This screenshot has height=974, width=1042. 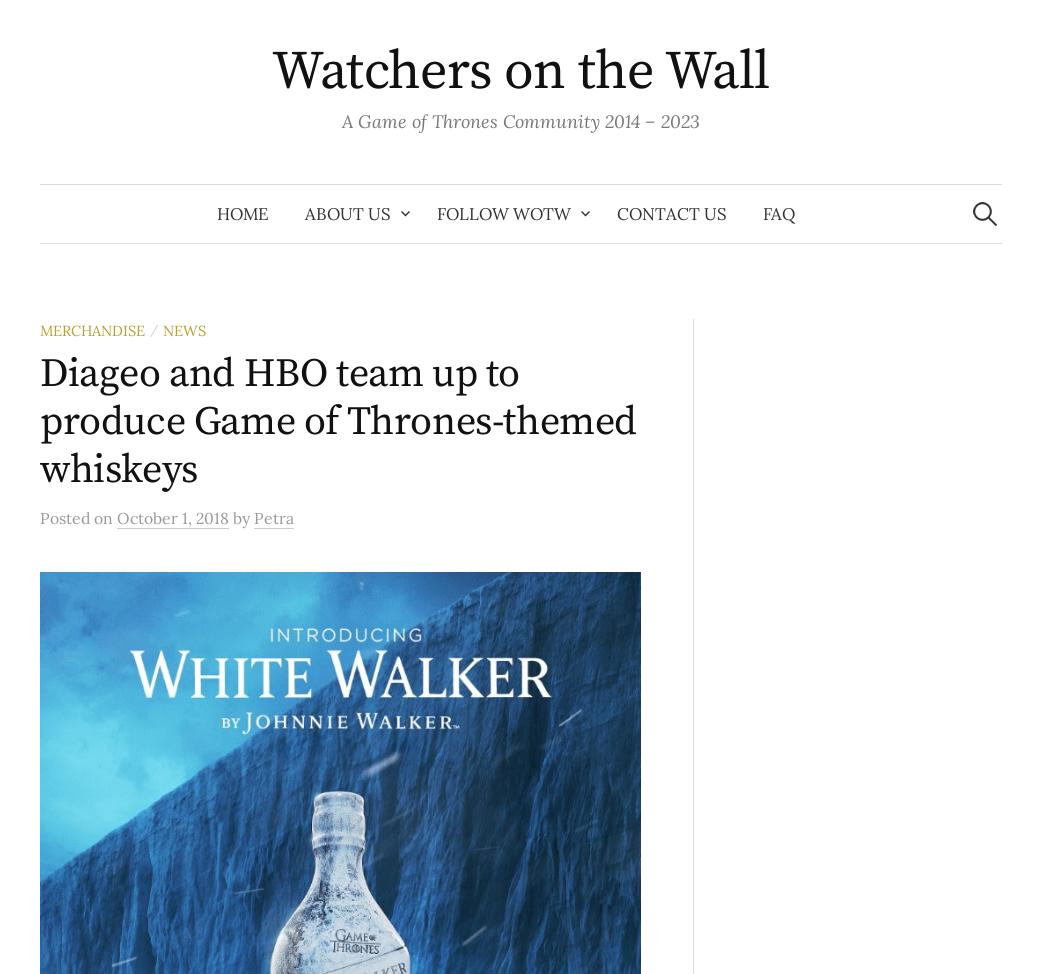 What do you see at coordinates (105, 517) in the screenshot?
I see `'on'` at bounding box center [105, 517].